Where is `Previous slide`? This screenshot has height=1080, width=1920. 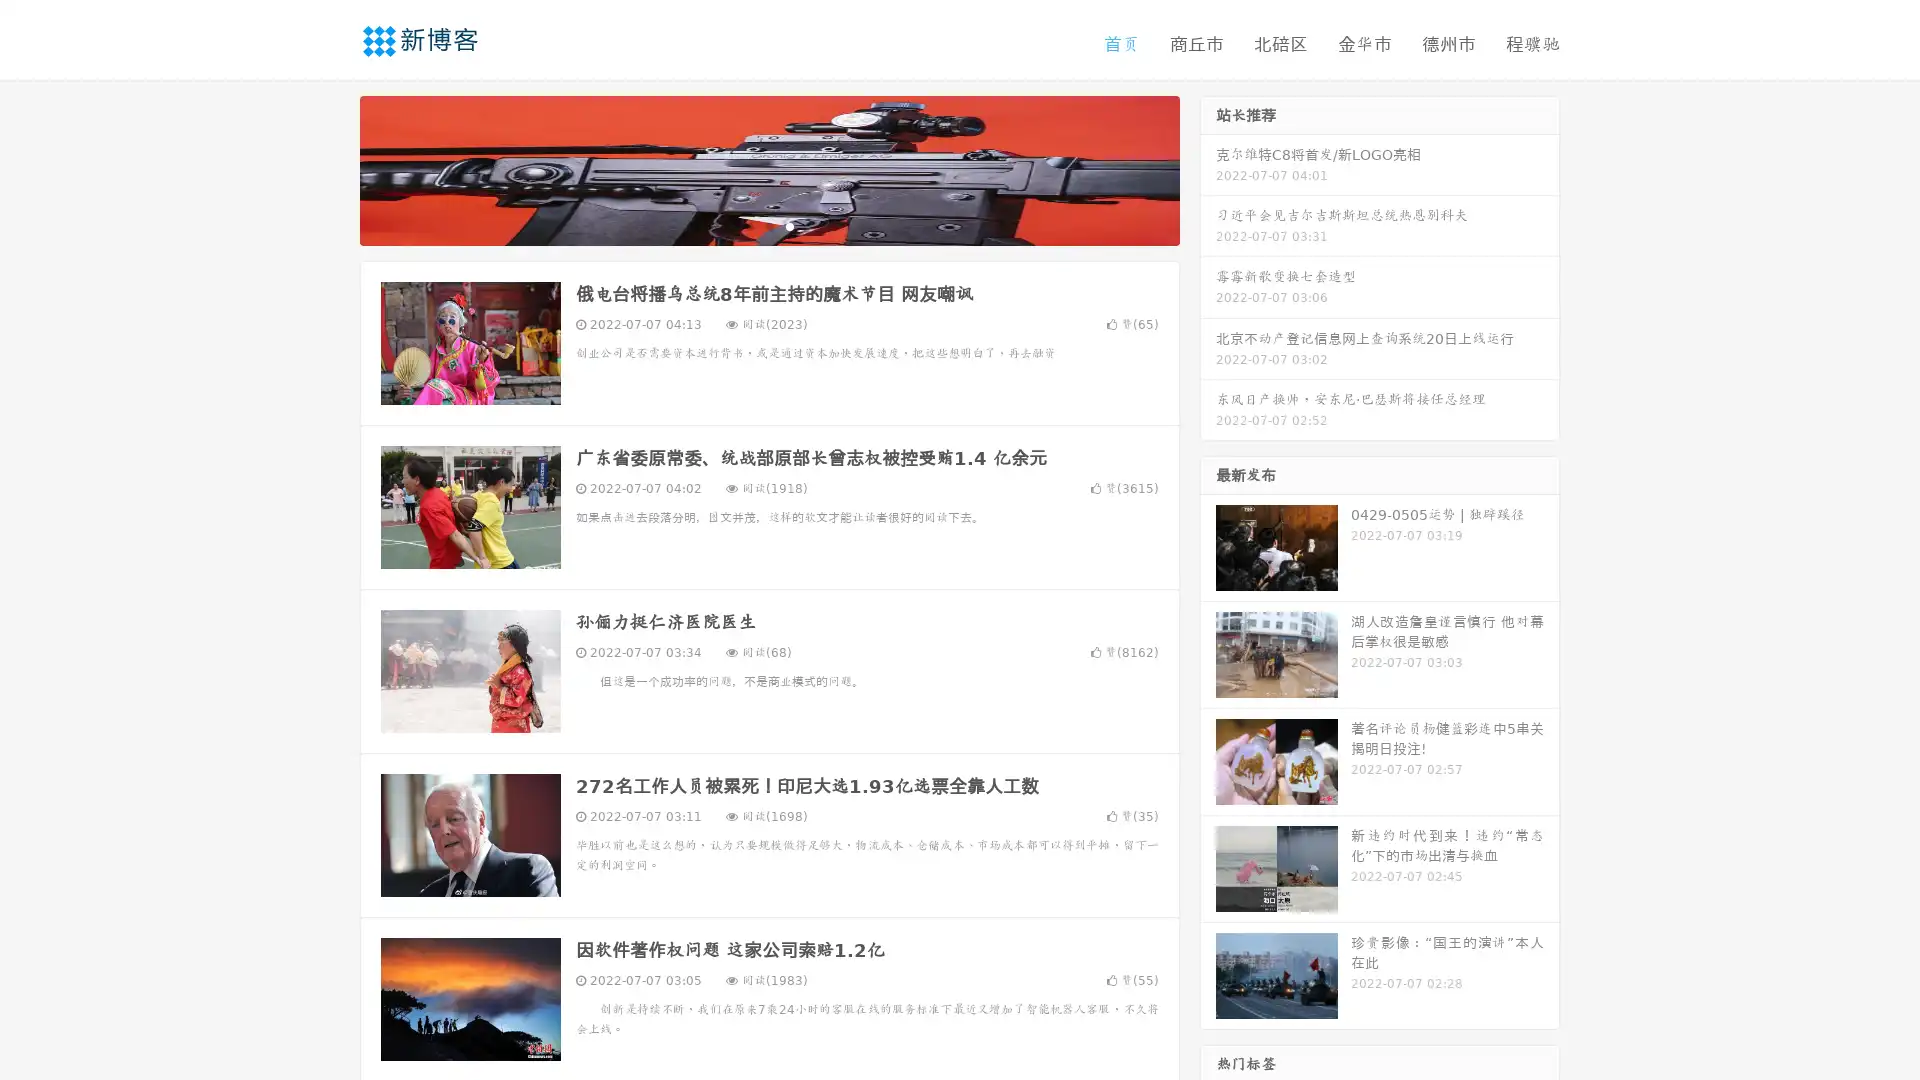 Previous slide is located at coordinates (330, 168).